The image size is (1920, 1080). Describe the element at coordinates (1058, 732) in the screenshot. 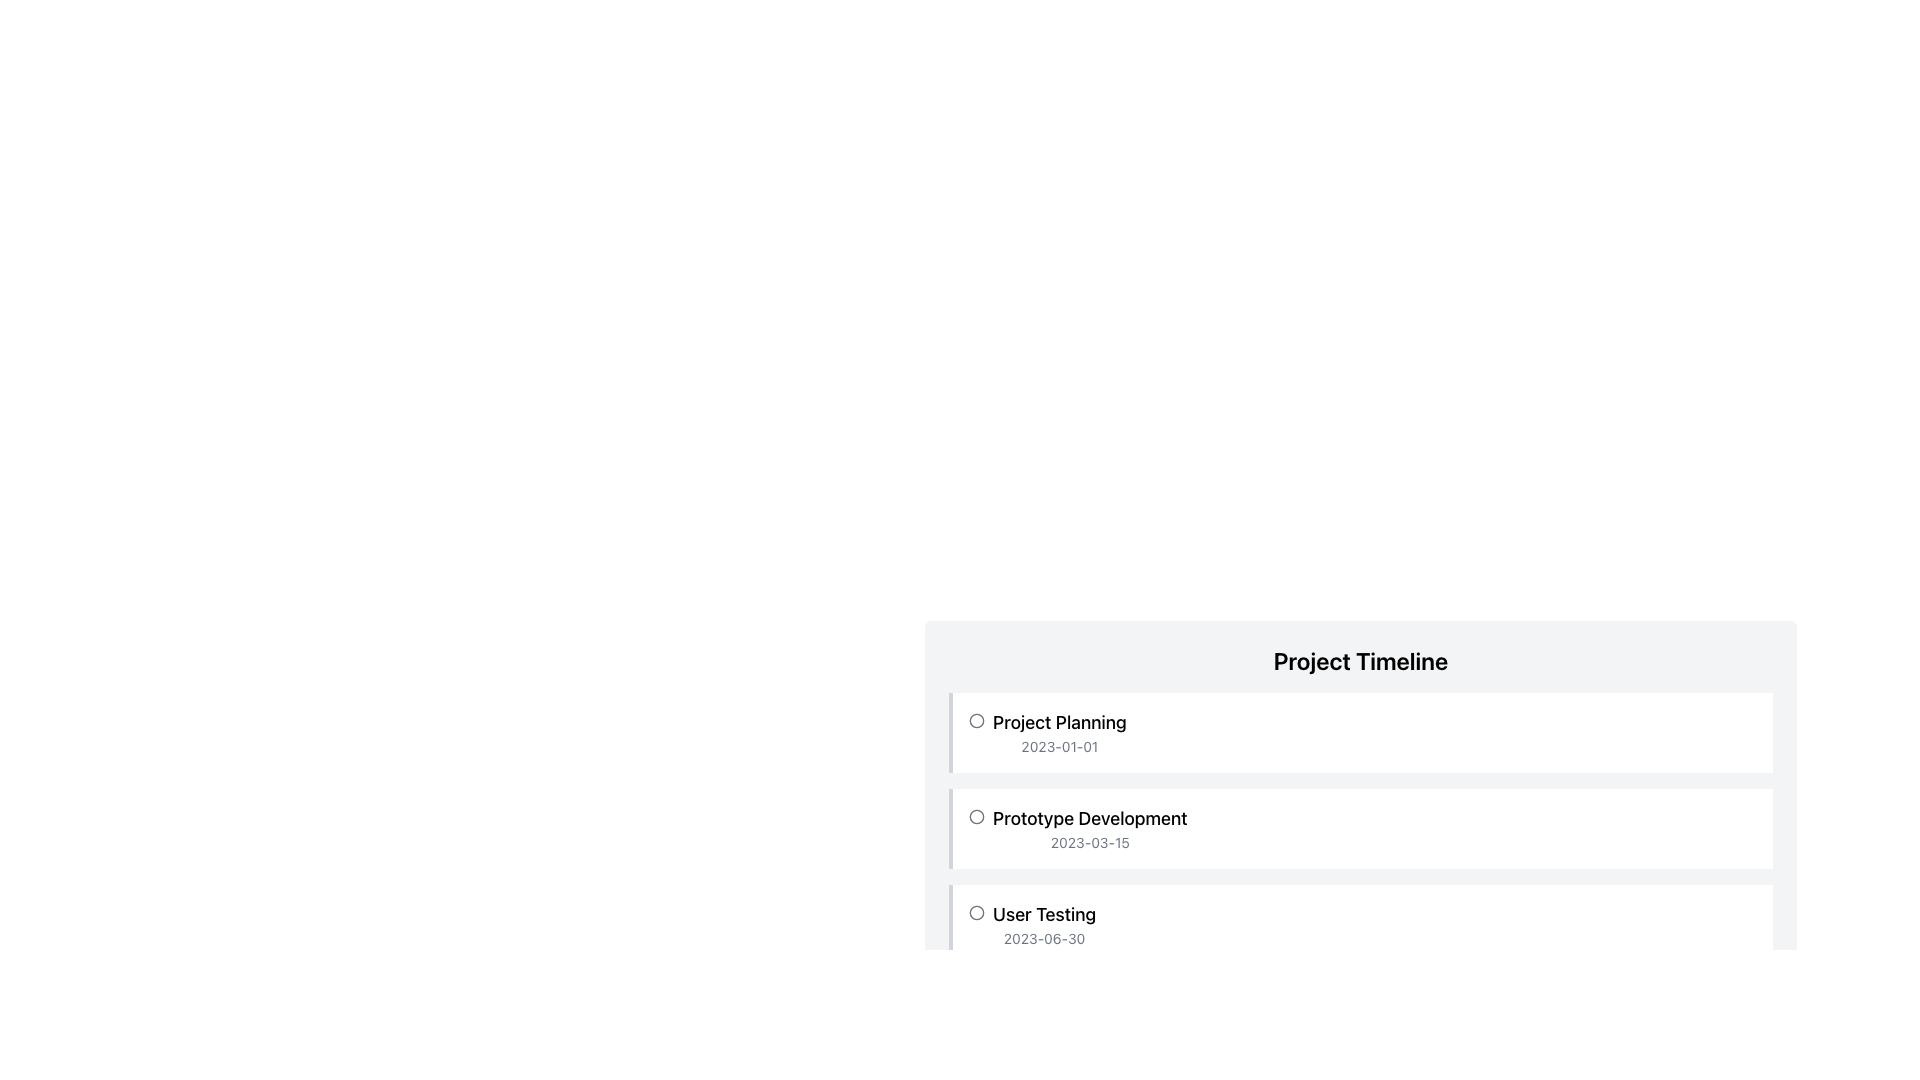

I see `project name 'Project Planning' and the date '2023-01-01' from the uppermost list entry in the vertical list under the heading 'Project Timeline'` at that location.